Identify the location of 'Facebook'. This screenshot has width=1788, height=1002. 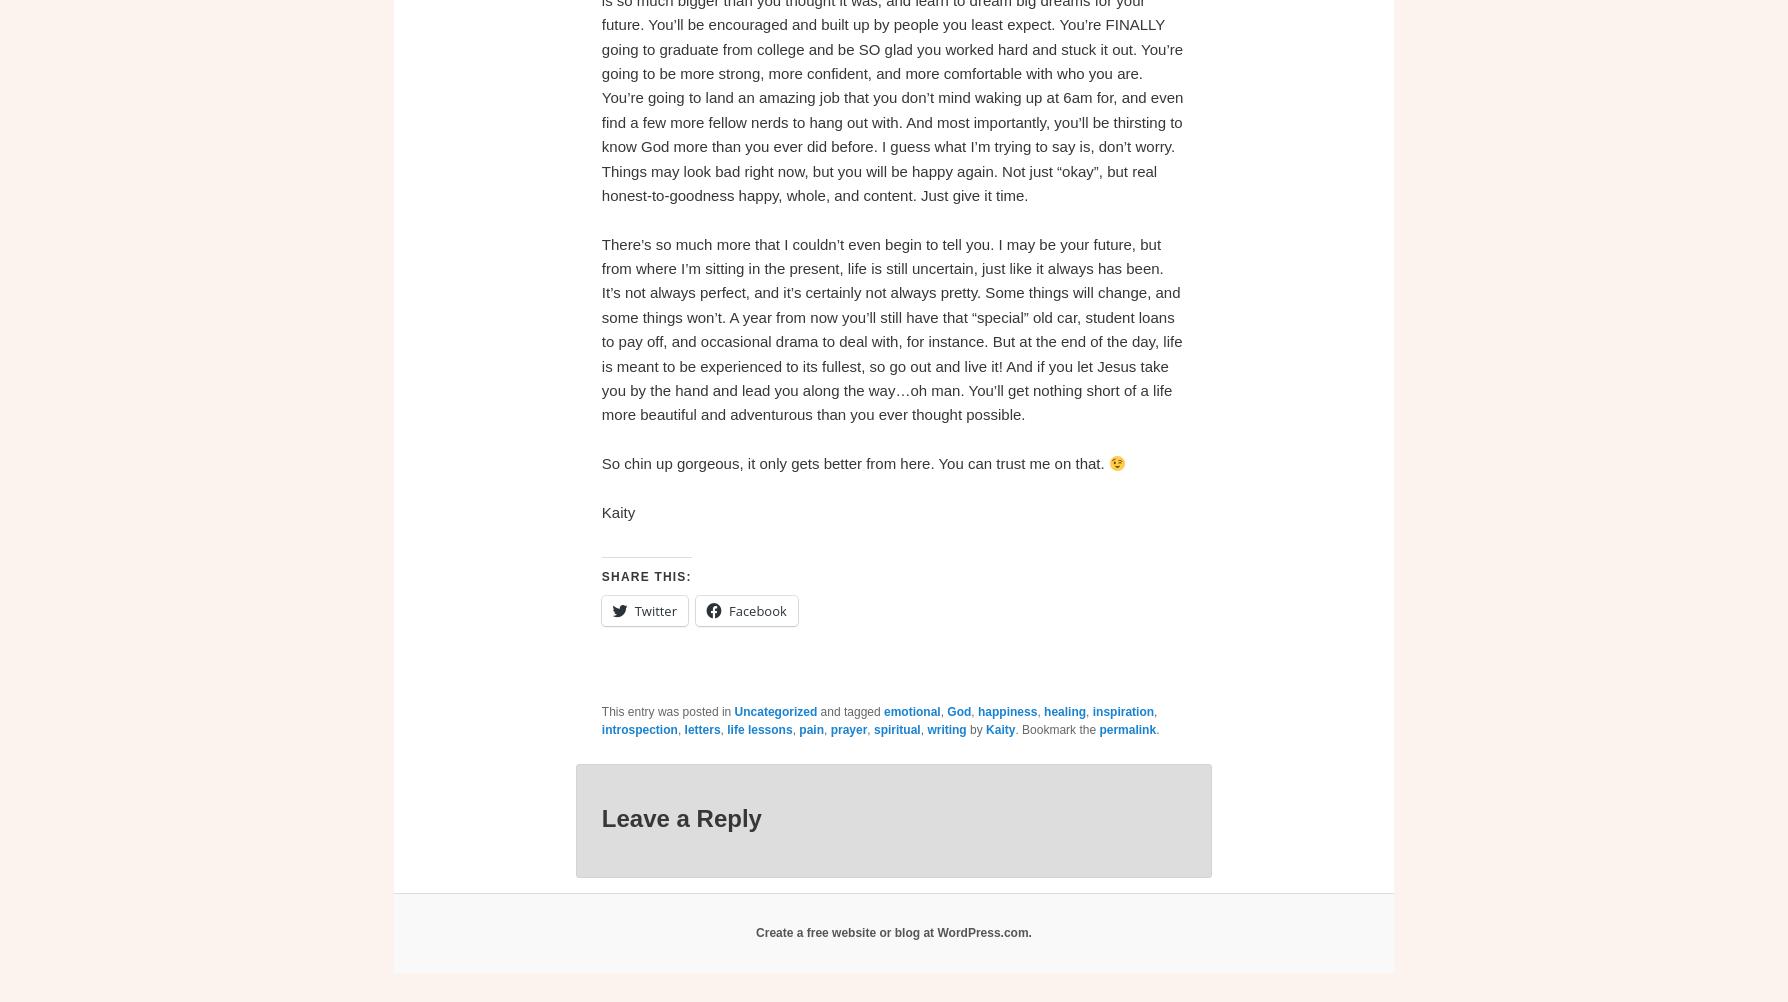
(756, 610).